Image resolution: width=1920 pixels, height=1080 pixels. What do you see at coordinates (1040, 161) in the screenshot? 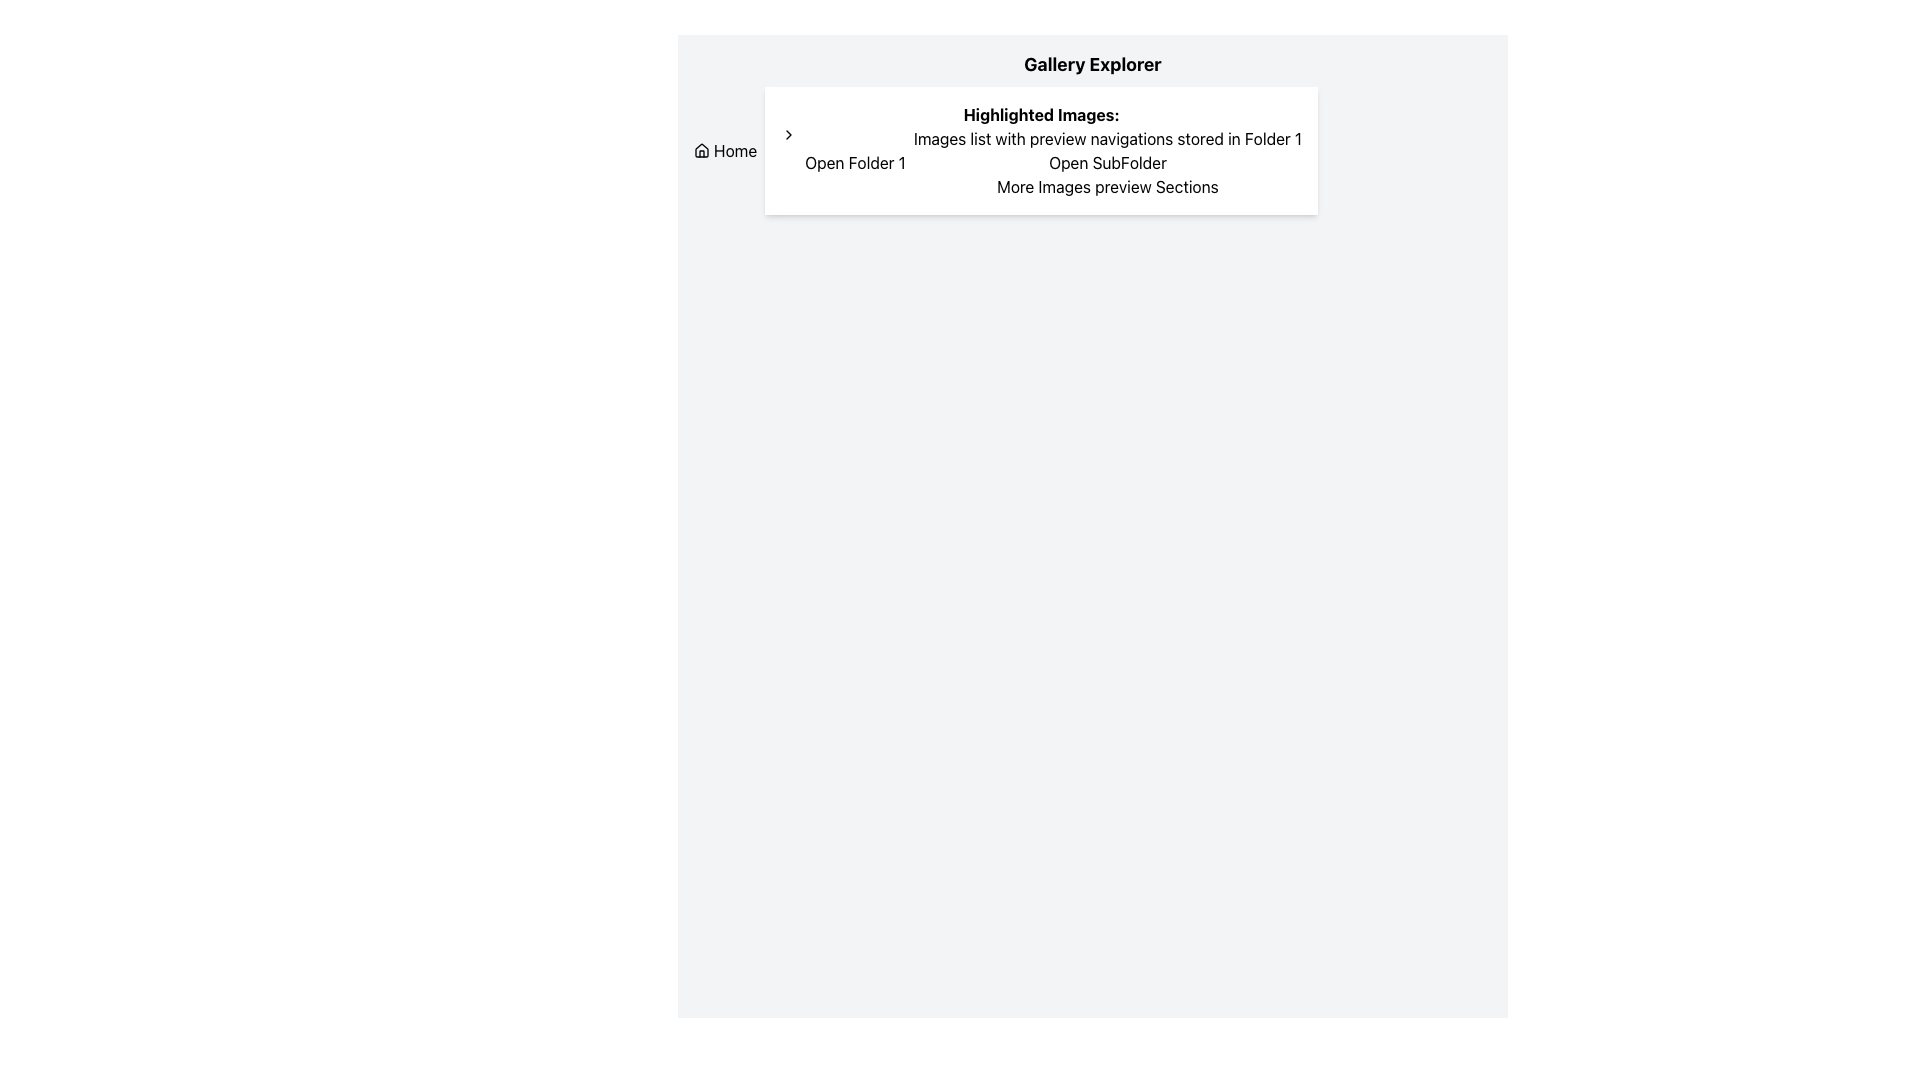
I see `the second interactive button in the 'Highlighted Images:' section, located below the 'Images list with preview navigations stored in Folder 1' text, to possibly reveal more information` at bounding box center [1040, 161].